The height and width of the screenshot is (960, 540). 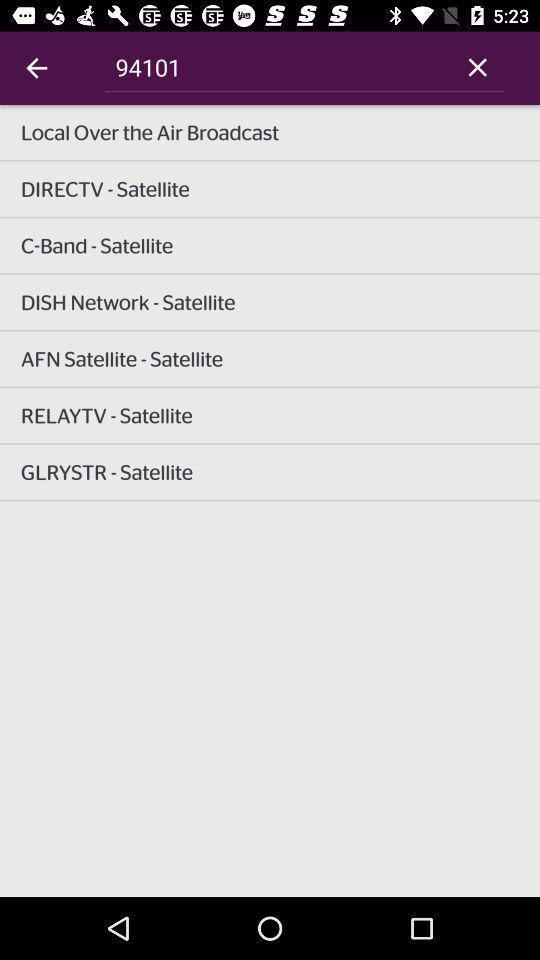 What do you see at coordinates (476, 67) in the screenshot?
I see `the icon to the right of 94101 icon` at bounding box center [476, 67].